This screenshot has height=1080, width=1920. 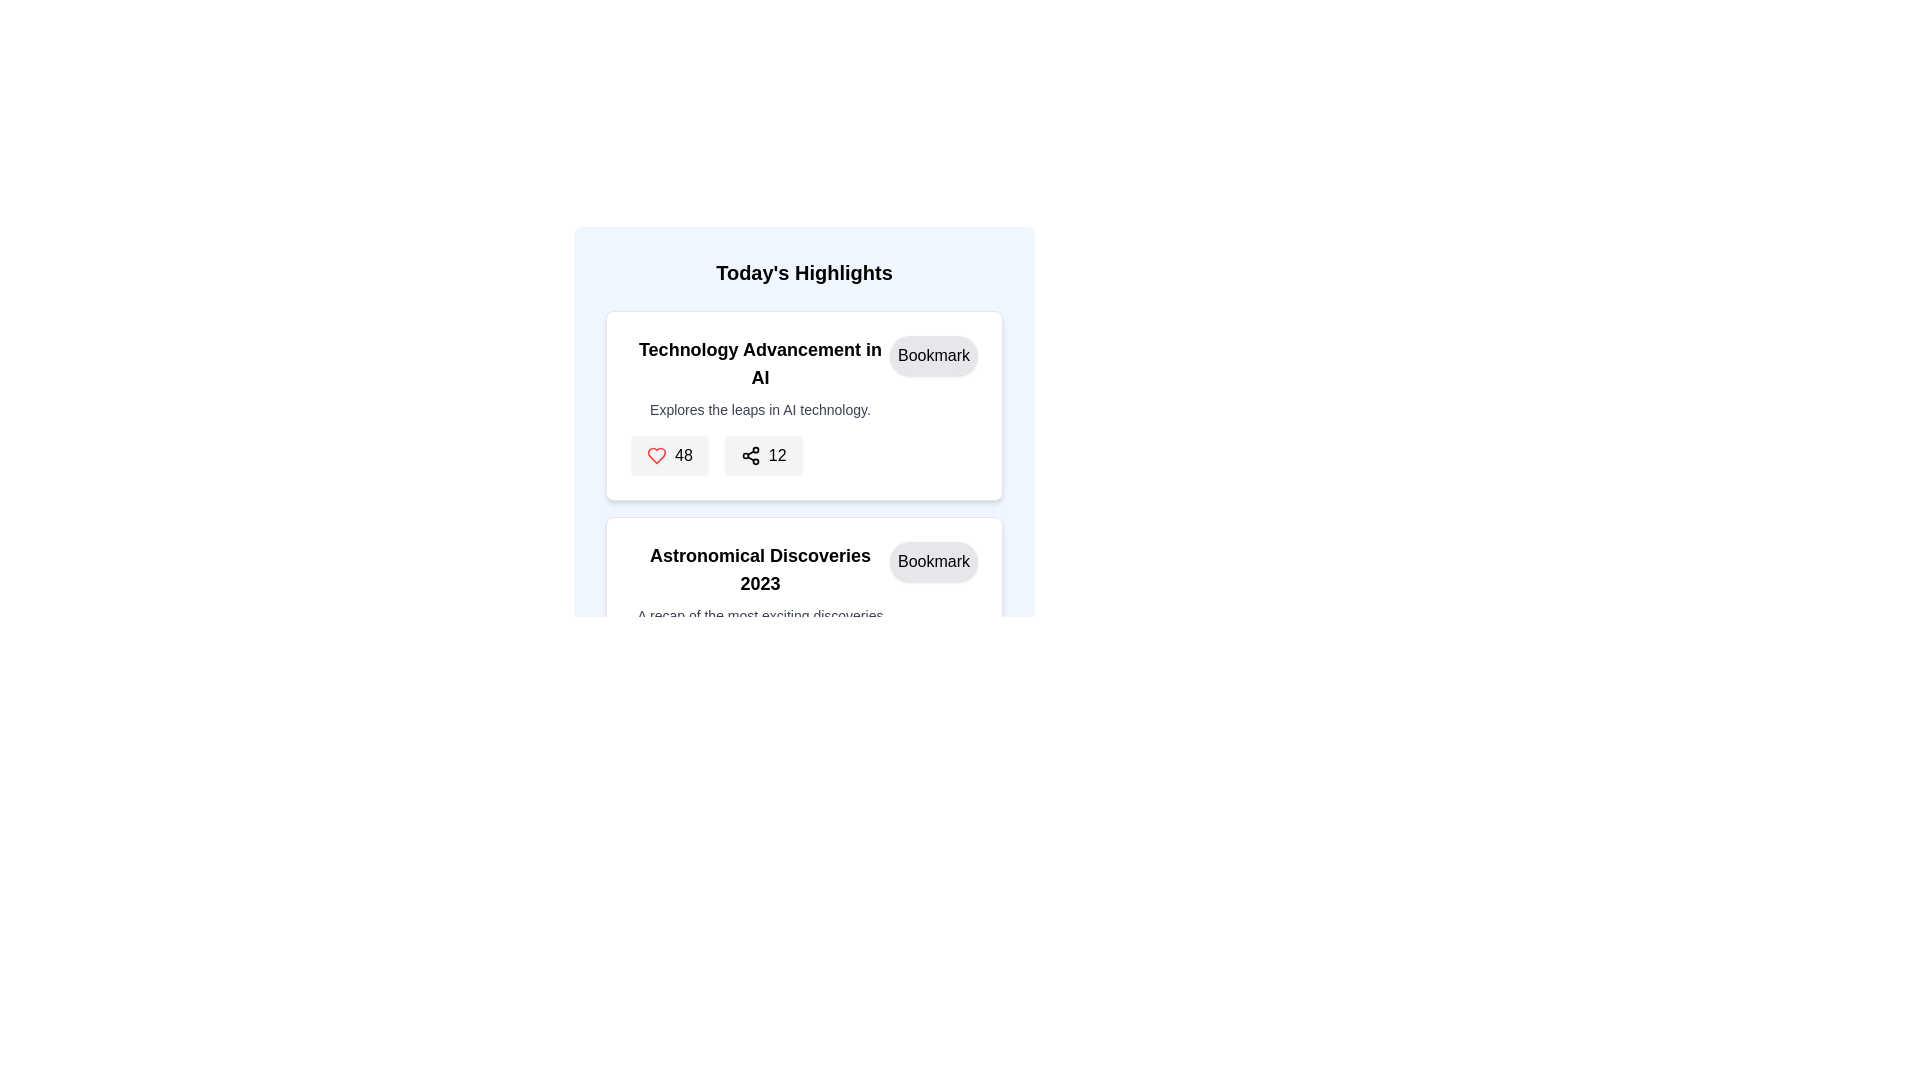 What do you see at coordinates (932, 562) in the screenshot?
I see `the 'Bookmark' button with a light gray background and shadow effect, located in the top-right corner of the 'Astronomical Discoveries 2023' card` at bounding box center [932, 562].